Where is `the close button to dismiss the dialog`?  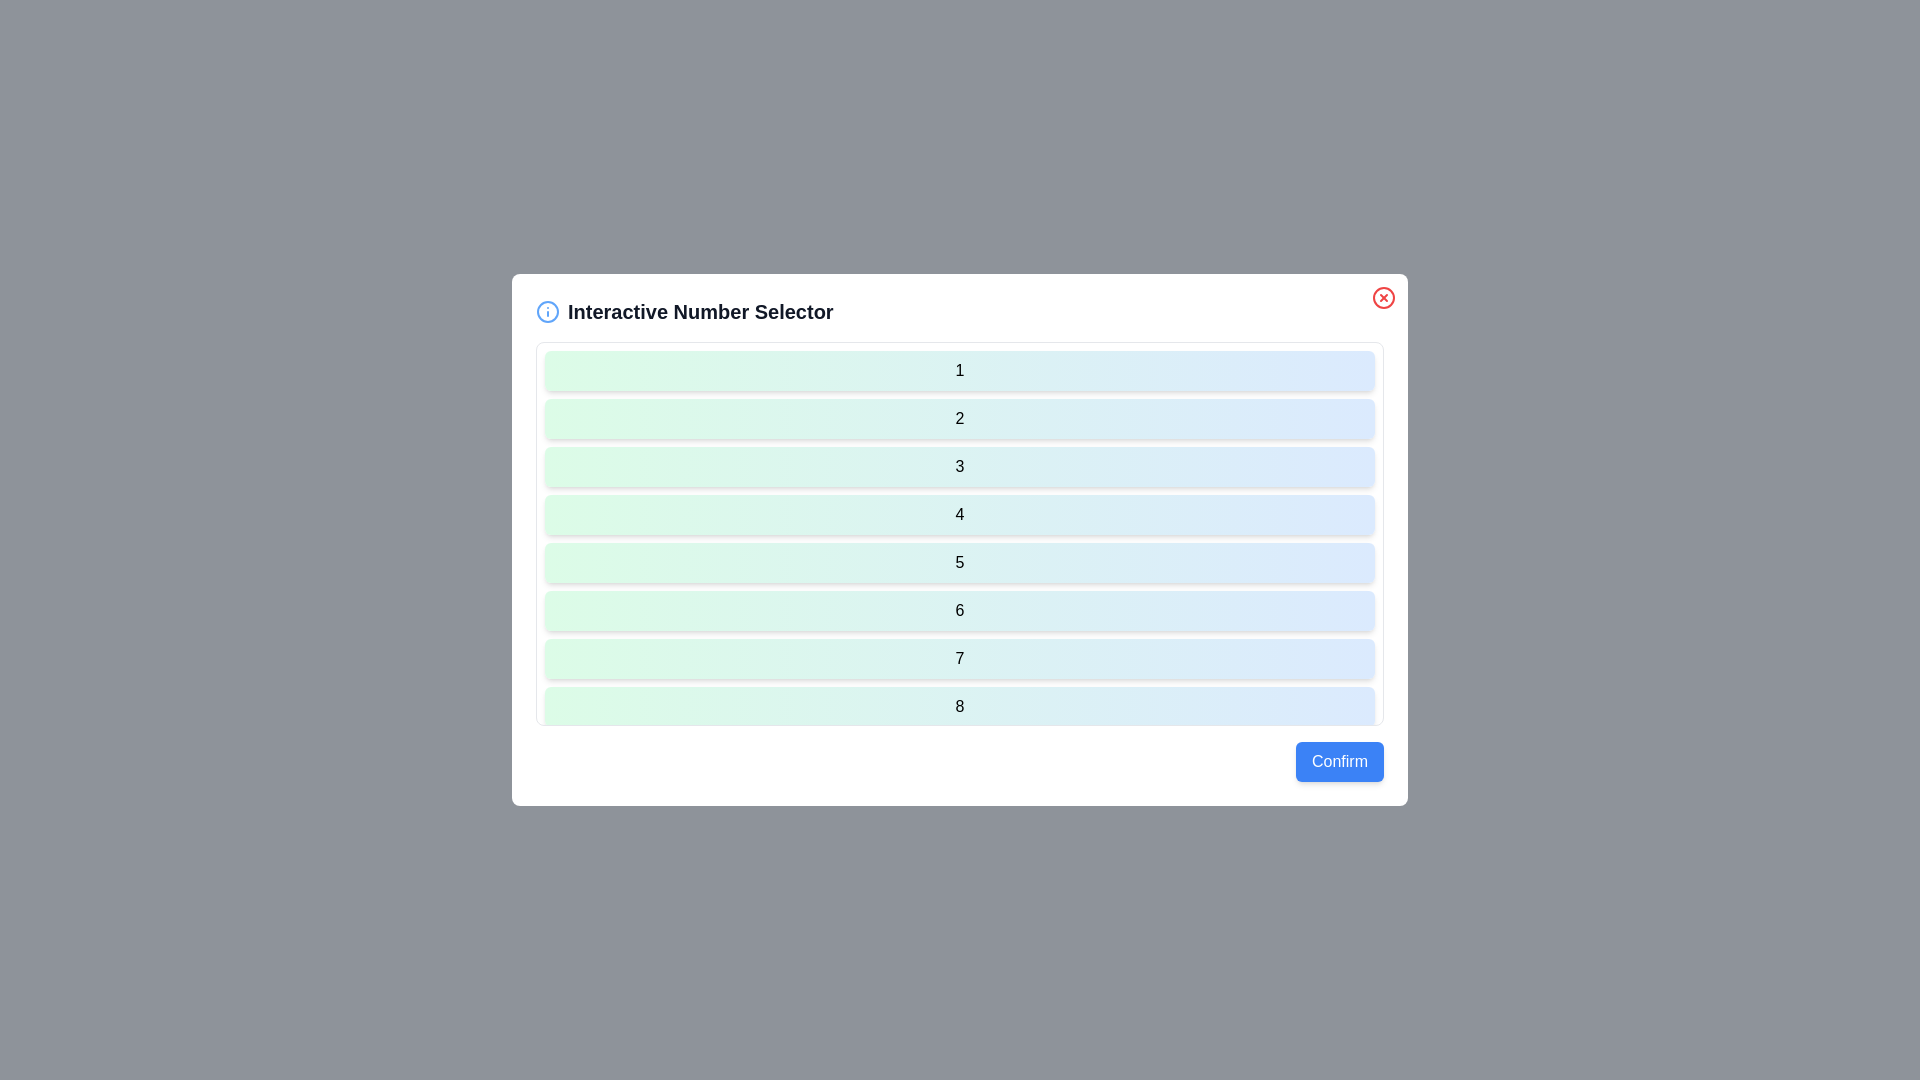
the close button to dismiss the dialog is located at coordinates (1382, 297).